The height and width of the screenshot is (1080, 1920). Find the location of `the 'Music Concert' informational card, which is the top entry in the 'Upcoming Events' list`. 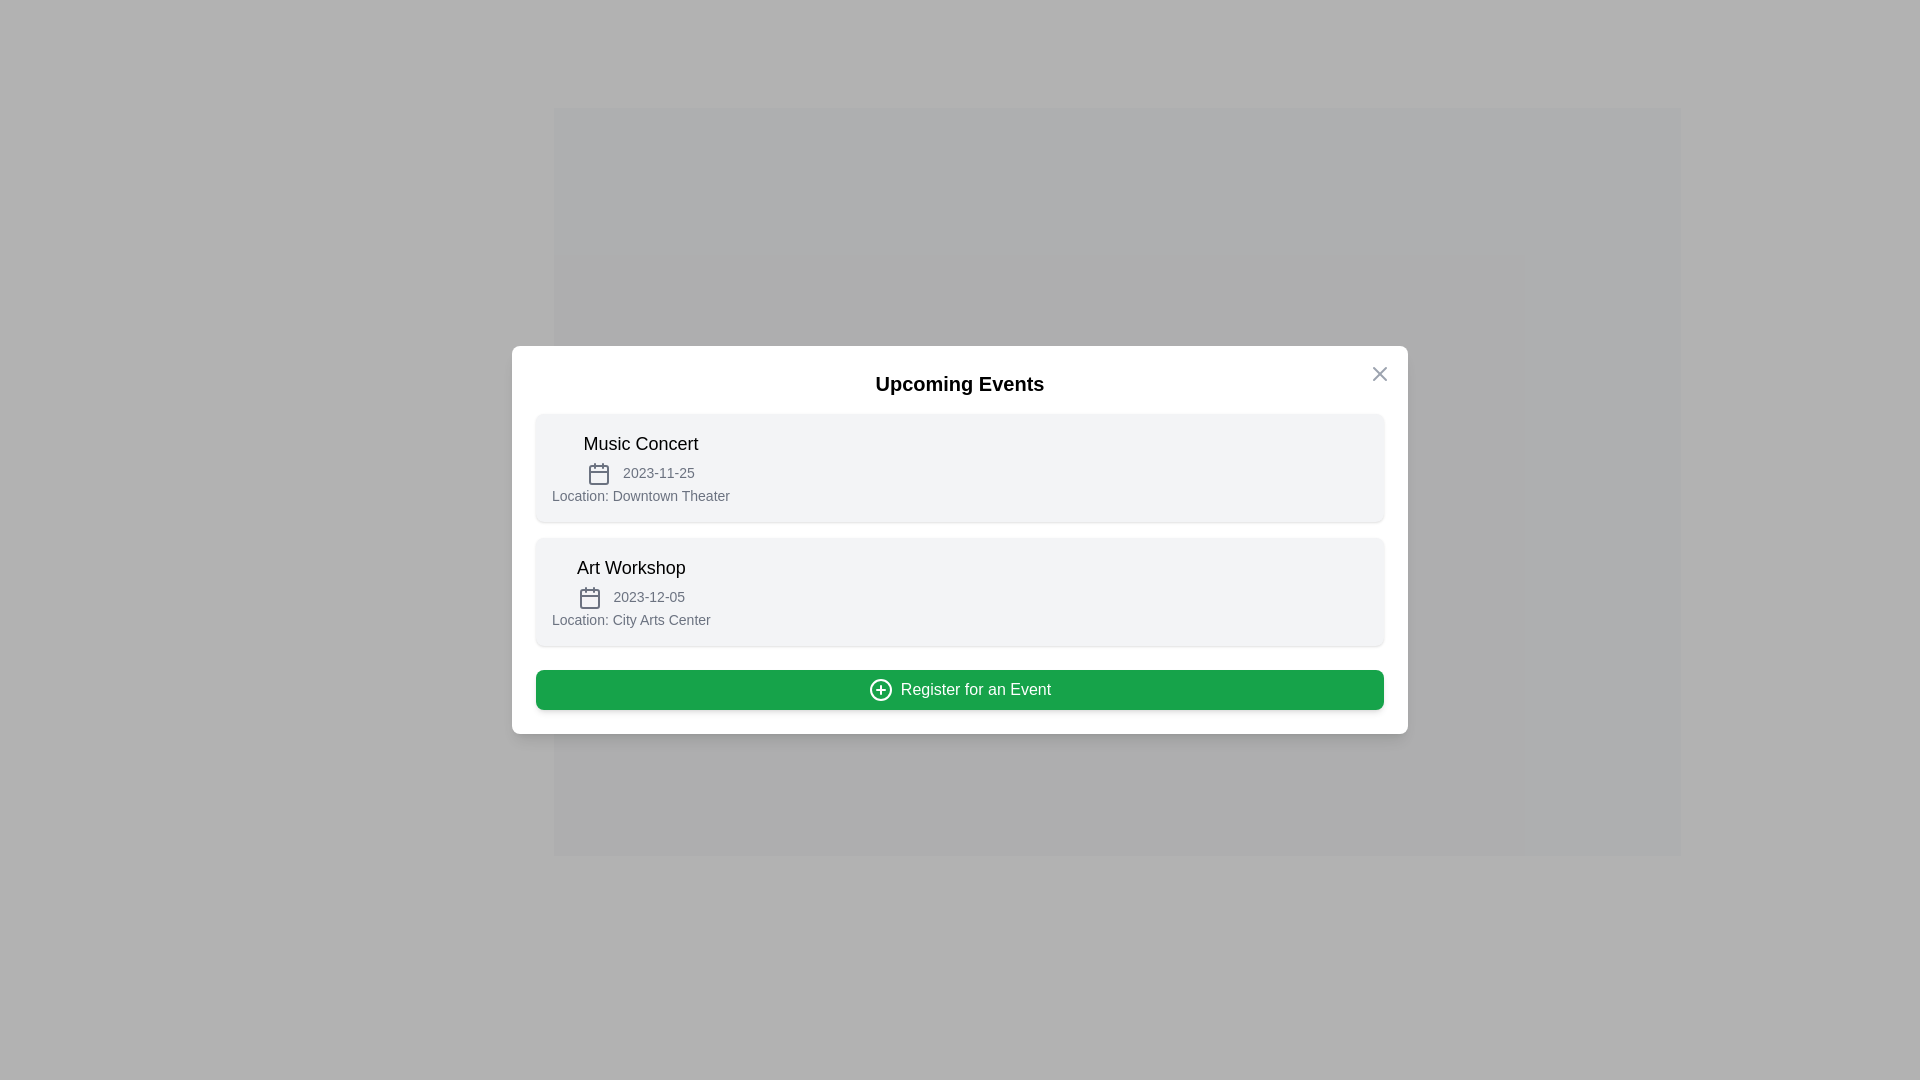

the 'Music Concert' informational card, which is the top entry in the 'Upcoming Events' list is located at coordinates (960, 467).